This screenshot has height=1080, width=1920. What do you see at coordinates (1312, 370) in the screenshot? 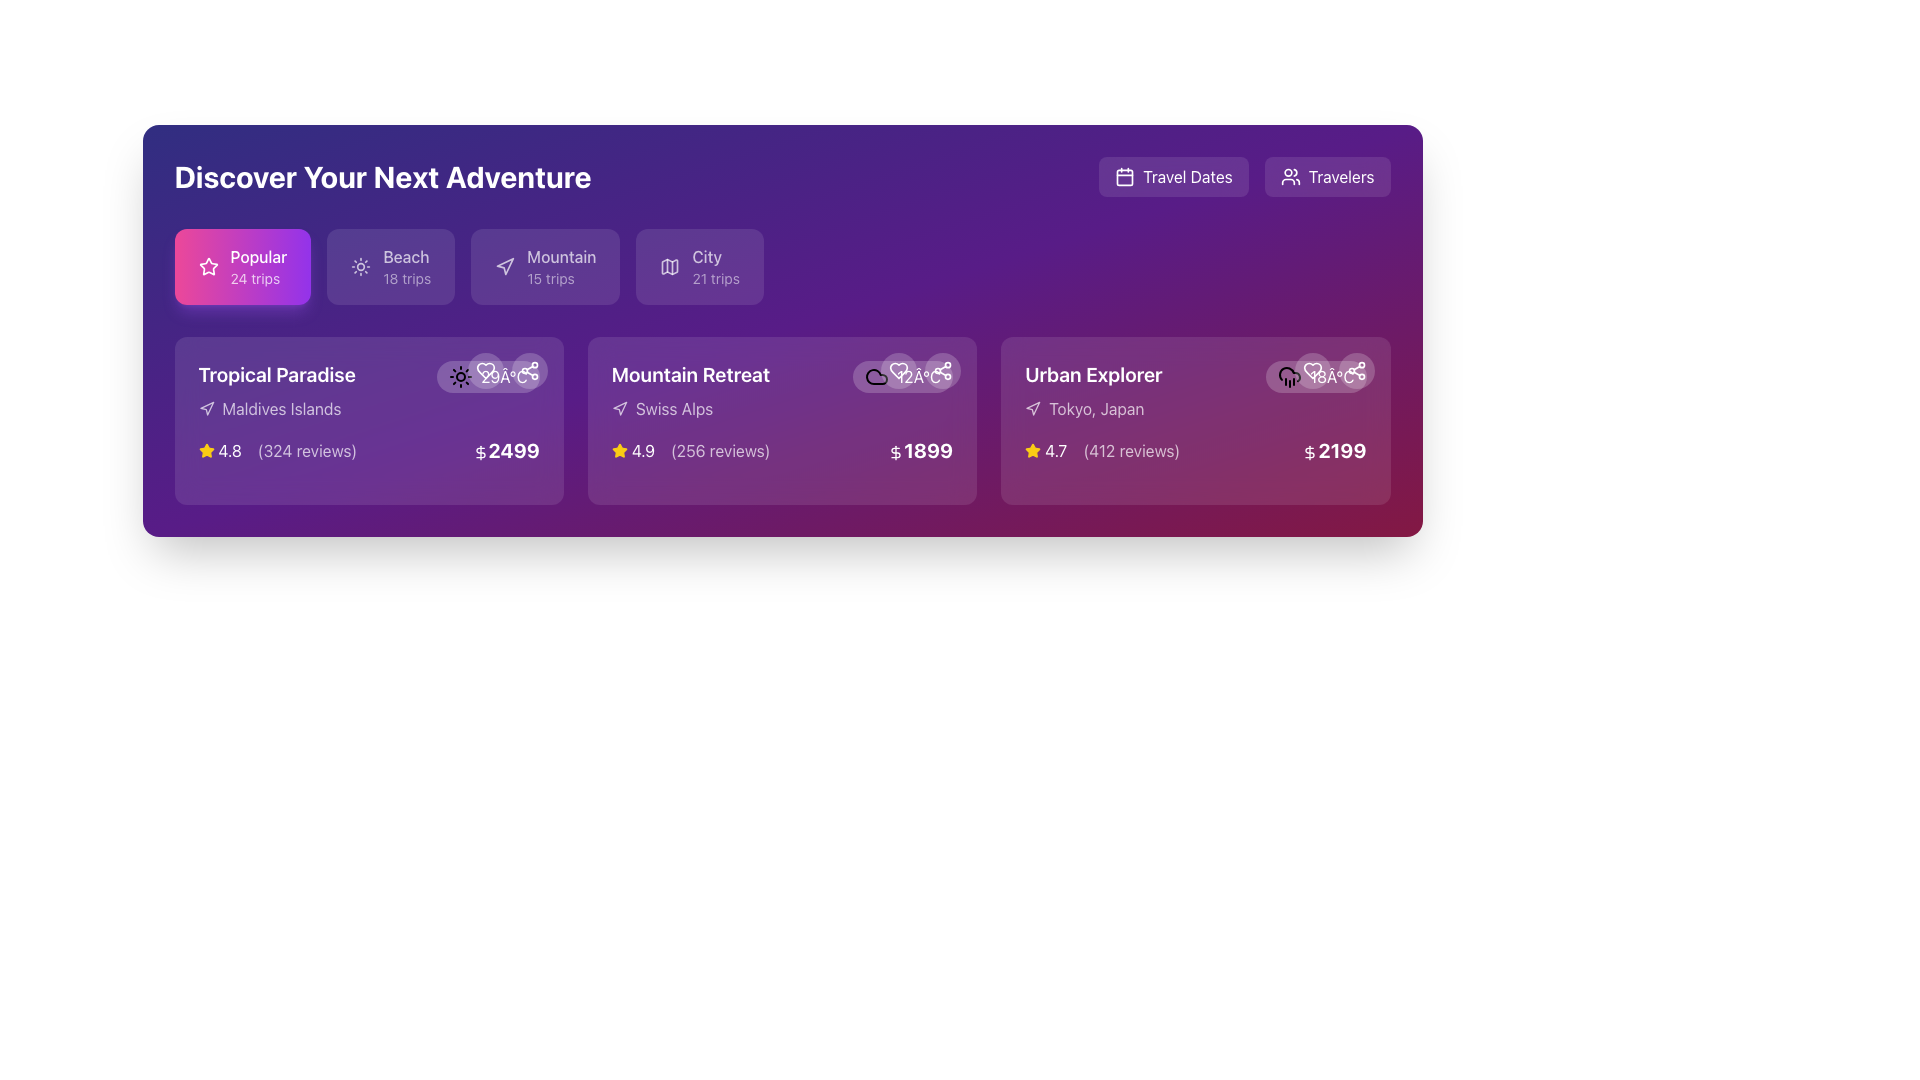
I see `the second circular button from the left in the row of buttons near the top-right corner of the 'Urban Explorer' card to mark it as favorite` at bounding box center [1312, 370].